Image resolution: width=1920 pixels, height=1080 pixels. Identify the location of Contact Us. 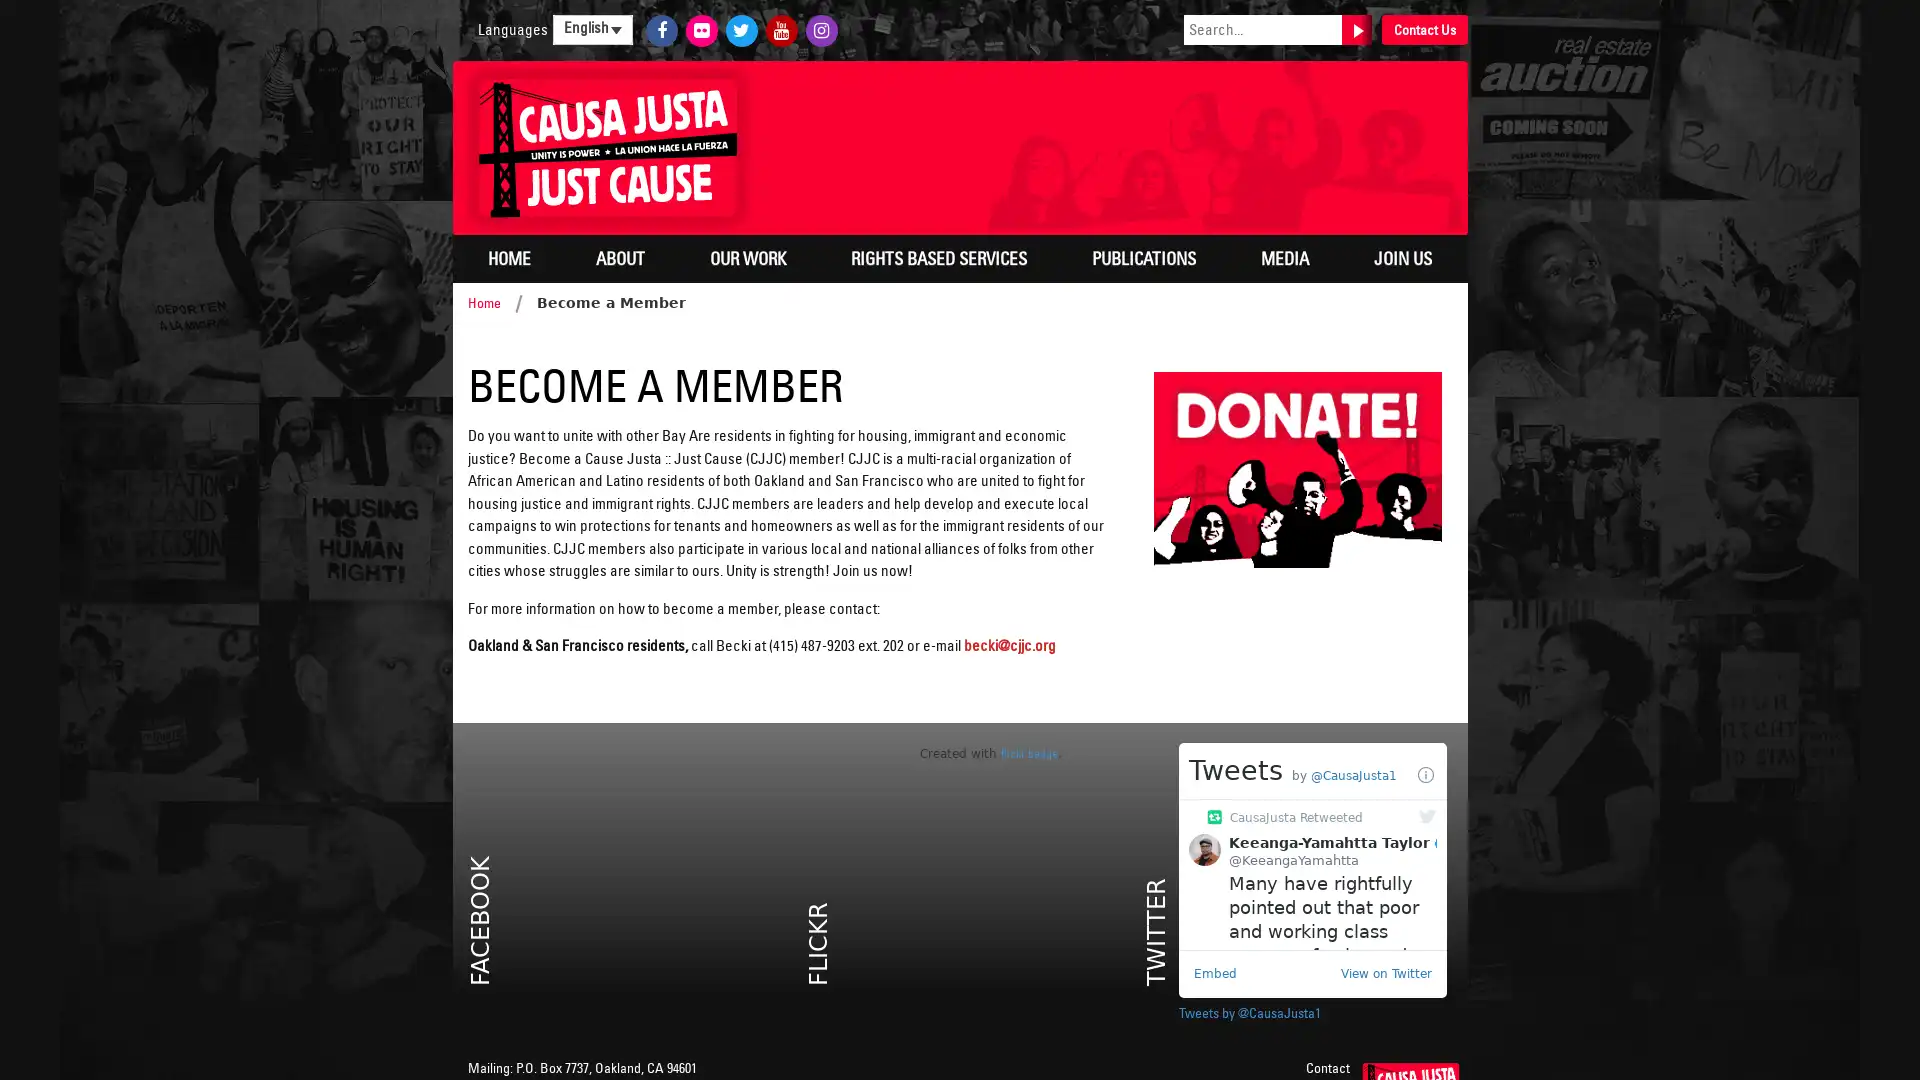
(1423, 30).